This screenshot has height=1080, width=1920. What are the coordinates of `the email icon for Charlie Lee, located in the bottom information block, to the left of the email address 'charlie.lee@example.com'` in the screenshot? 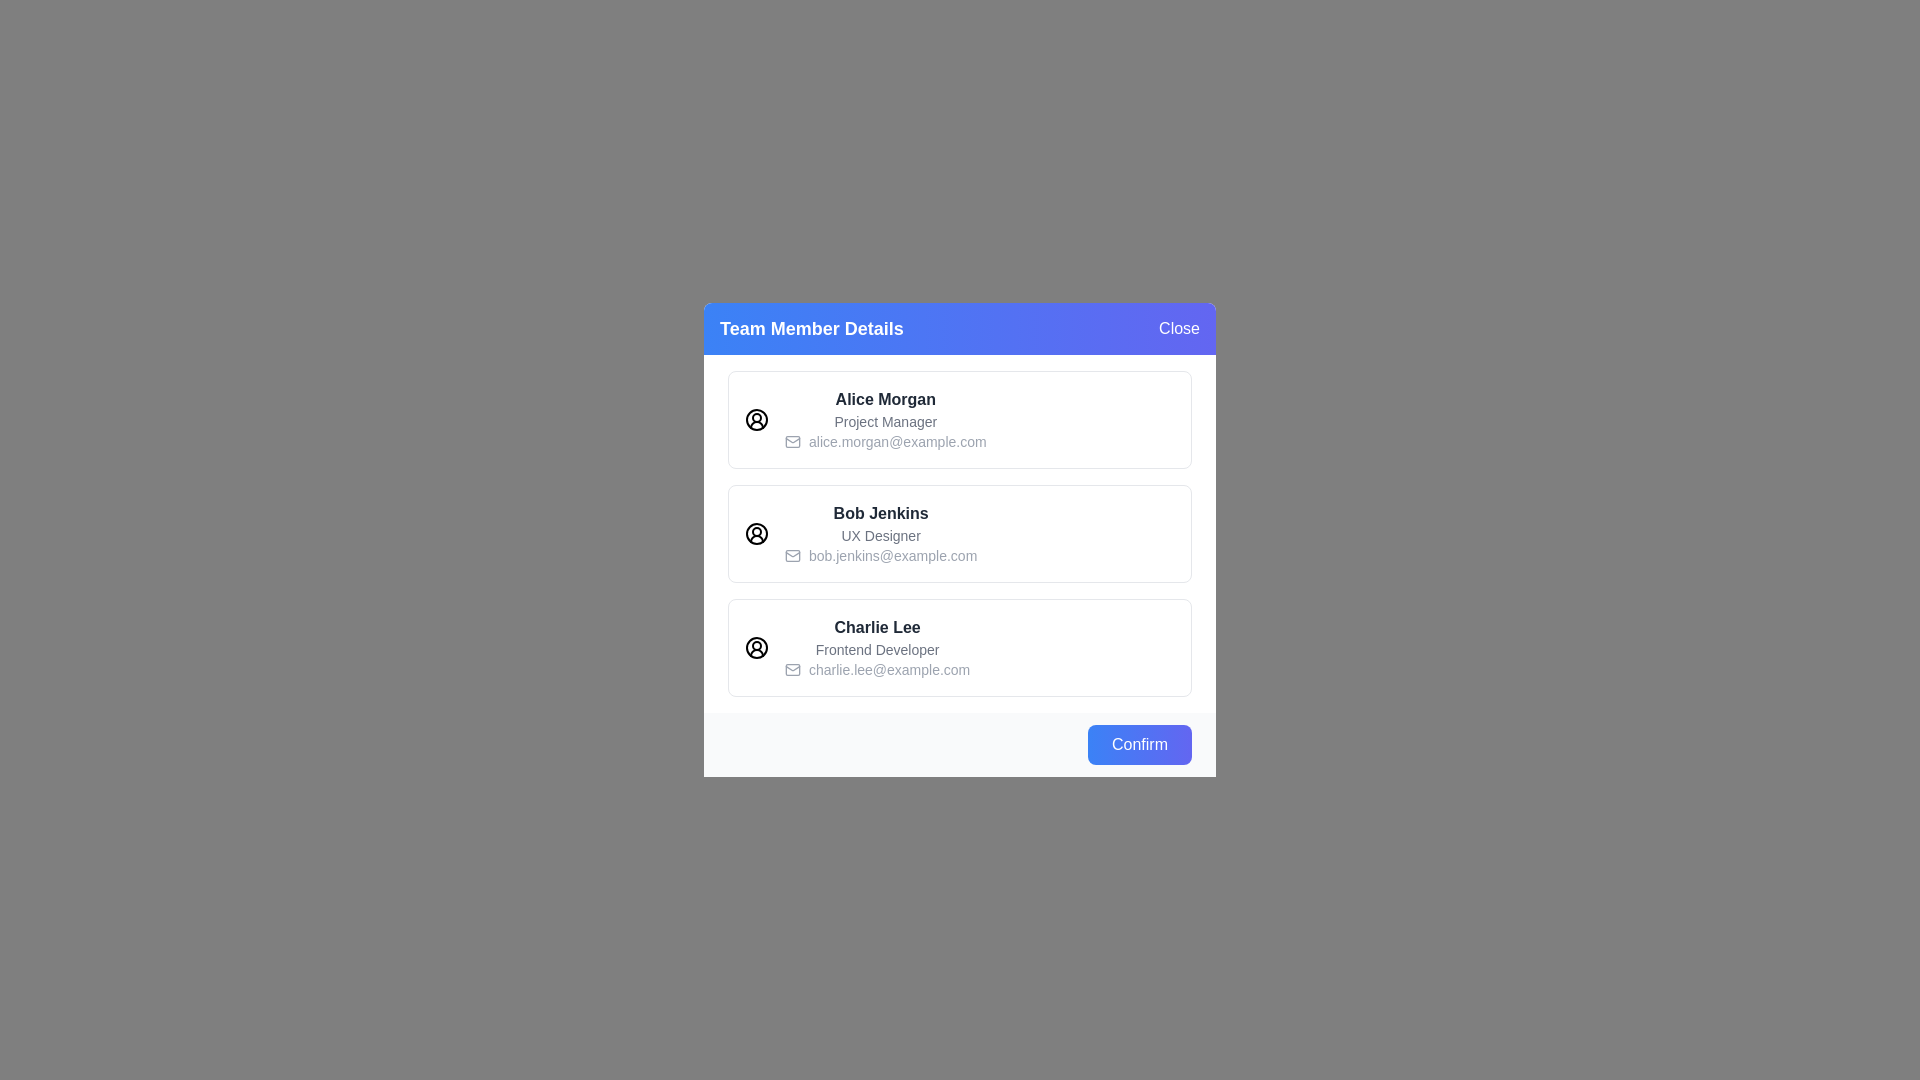 It's located at (791, 670).